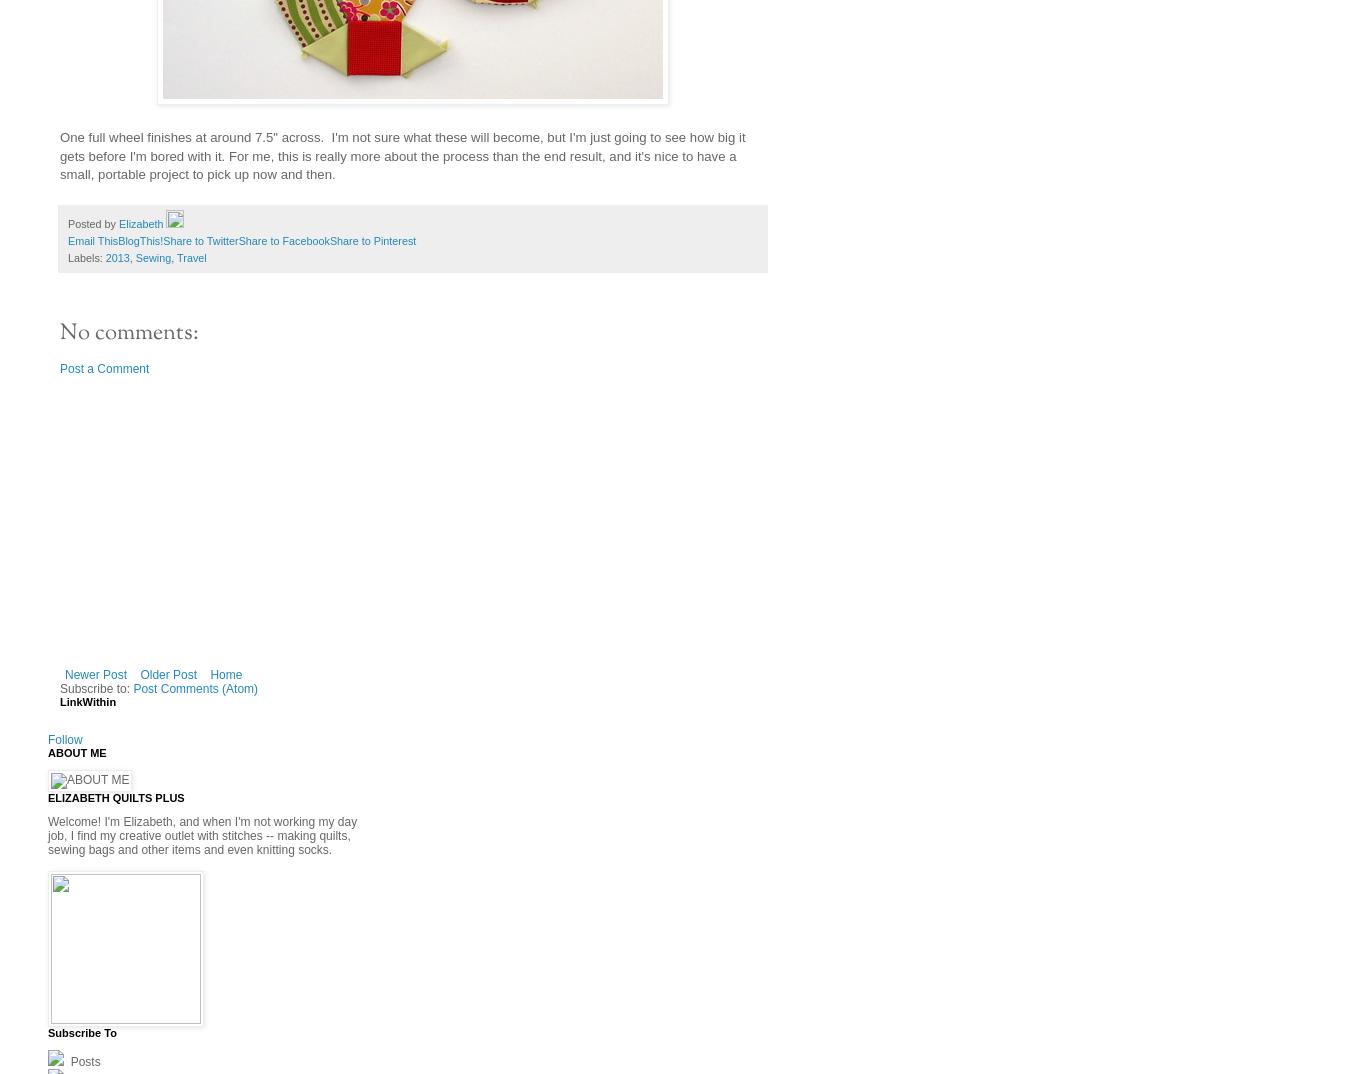 The width and height of the screenshot is (1358, 1074). Describe the element at coordinates (103, 256) in the screenshot. I see `'2013'` at that location.